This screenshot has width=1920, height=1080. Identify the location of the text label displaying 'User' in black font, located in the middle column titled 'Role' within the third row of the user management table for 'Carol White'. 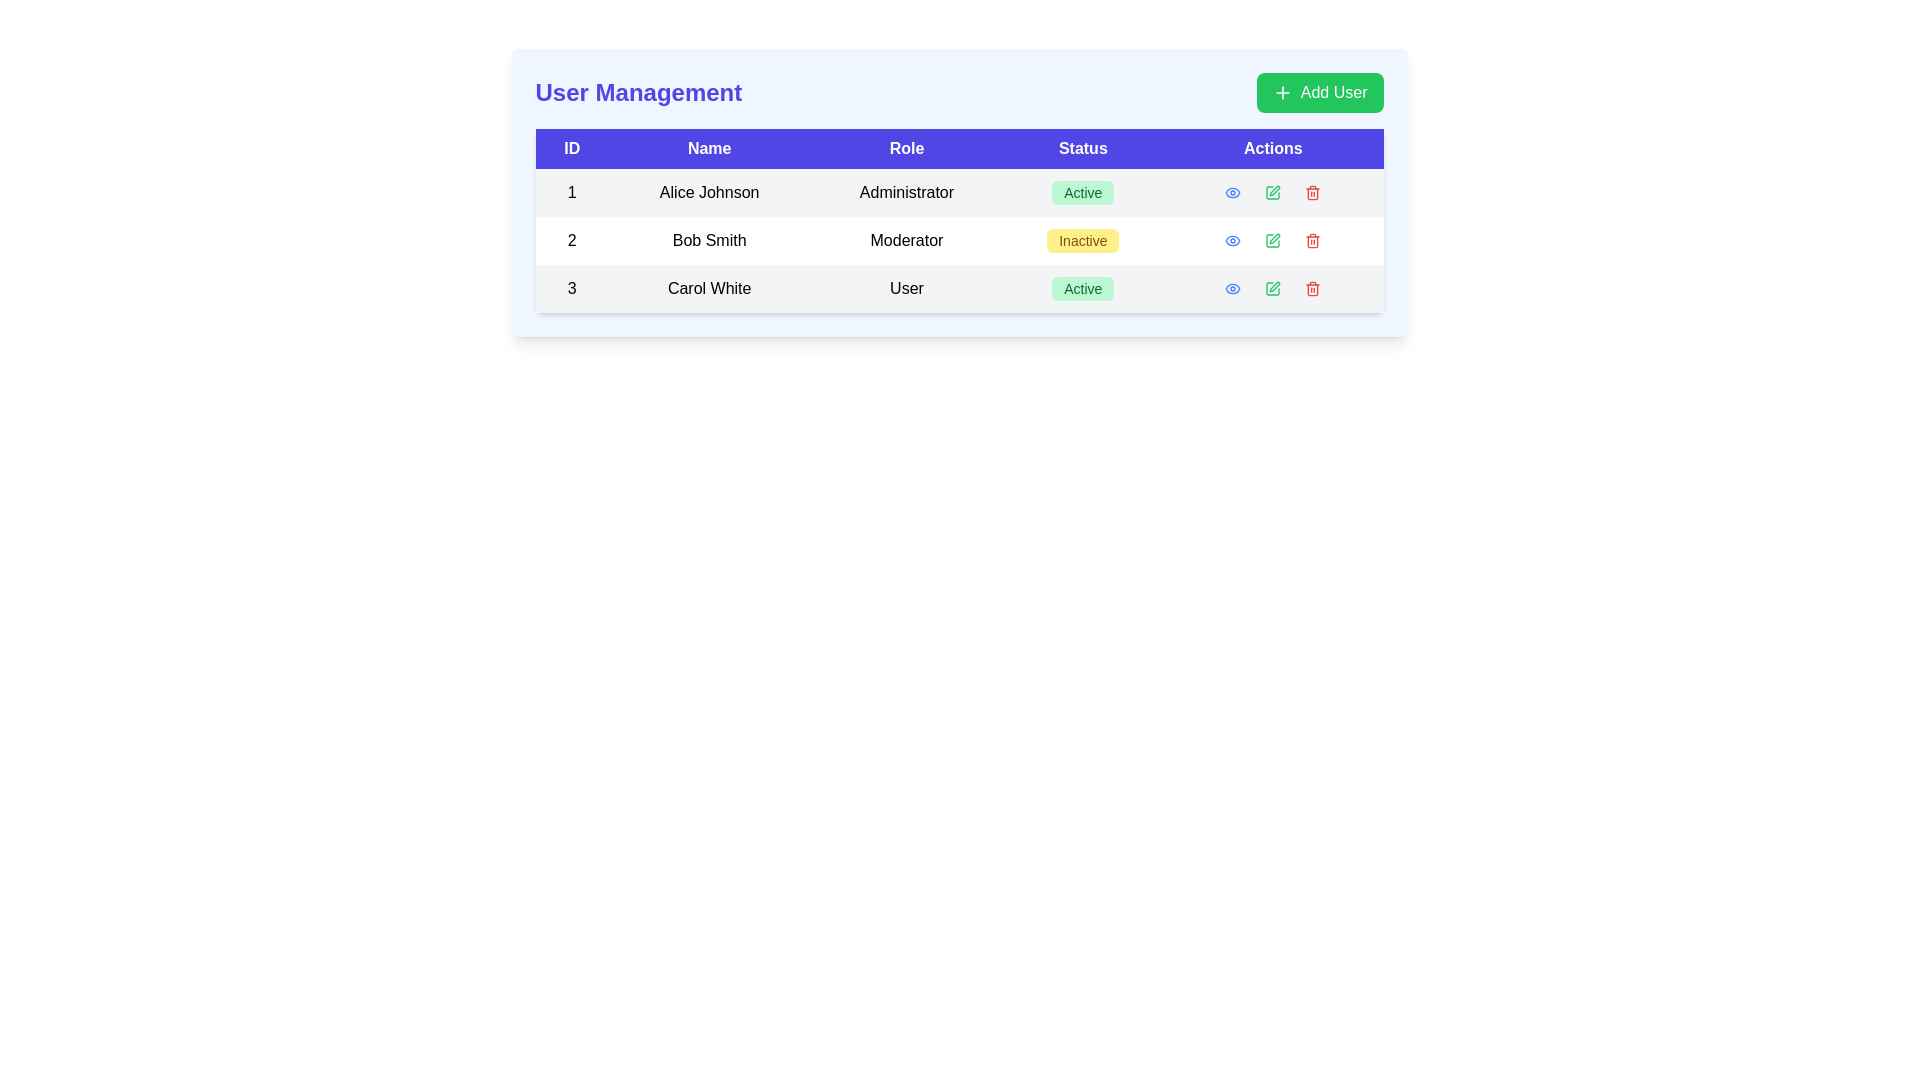
(906, 289).